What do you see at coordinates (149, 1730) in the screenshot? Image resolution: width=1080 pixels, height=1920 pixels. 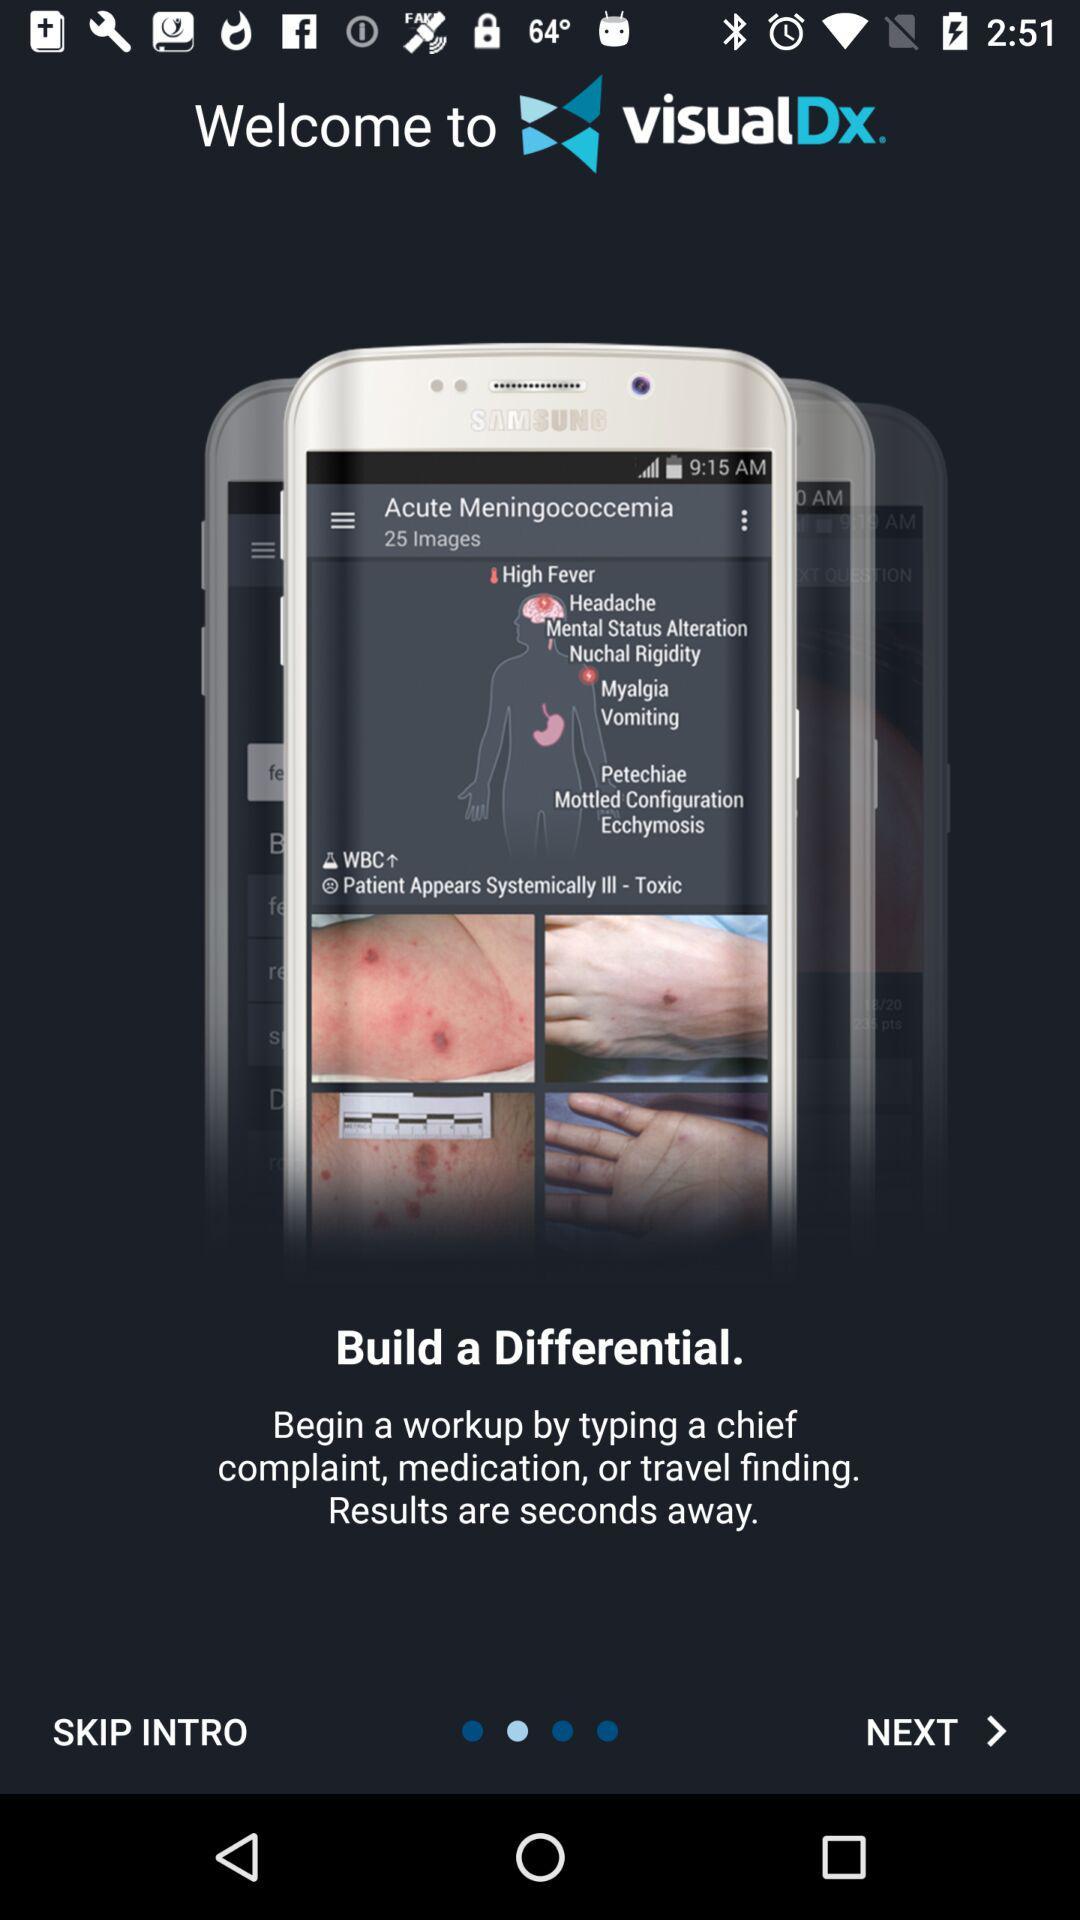 I see `the skip intro` at bounding box center [149, 1730].